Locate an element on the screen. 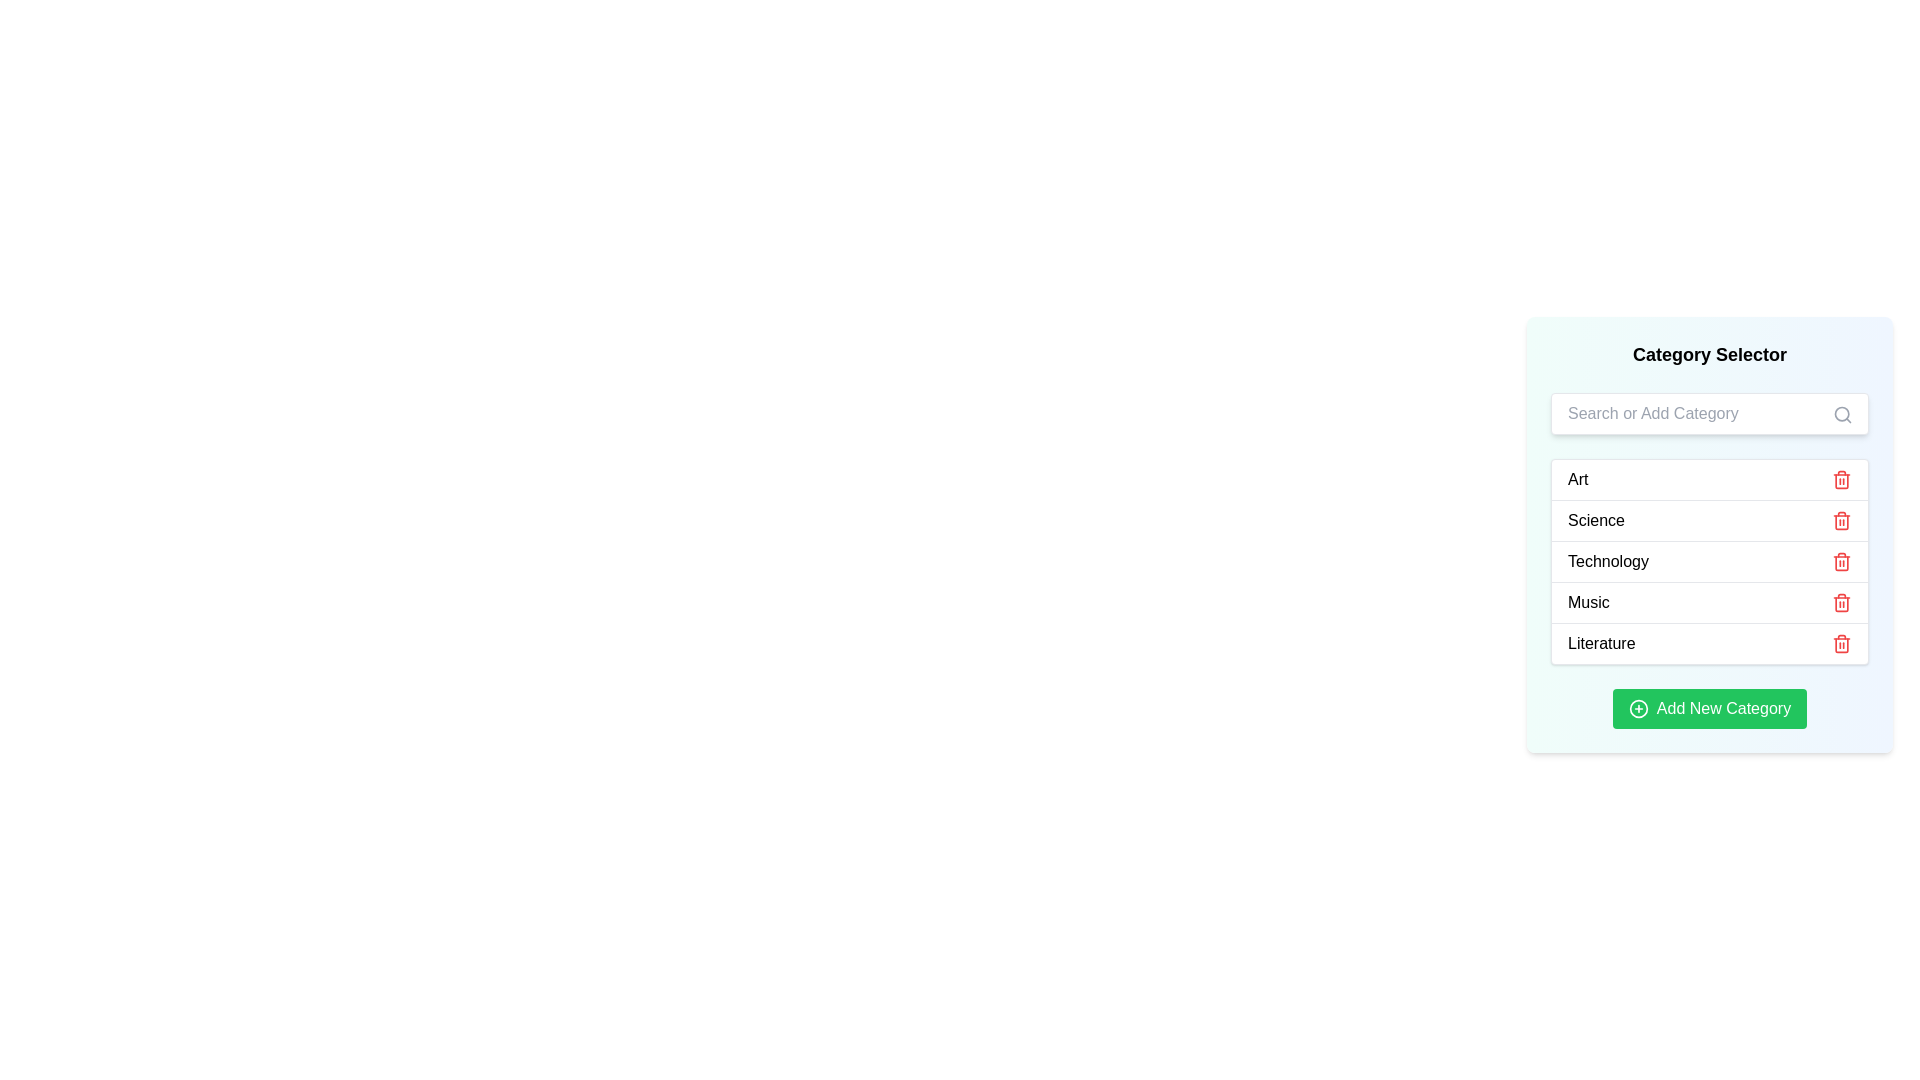 The image size is (1920, 1080). the main body of the trash can icon, which is part of the SVG graphical component representing delete functionality is located at coordinates (1841, 481).